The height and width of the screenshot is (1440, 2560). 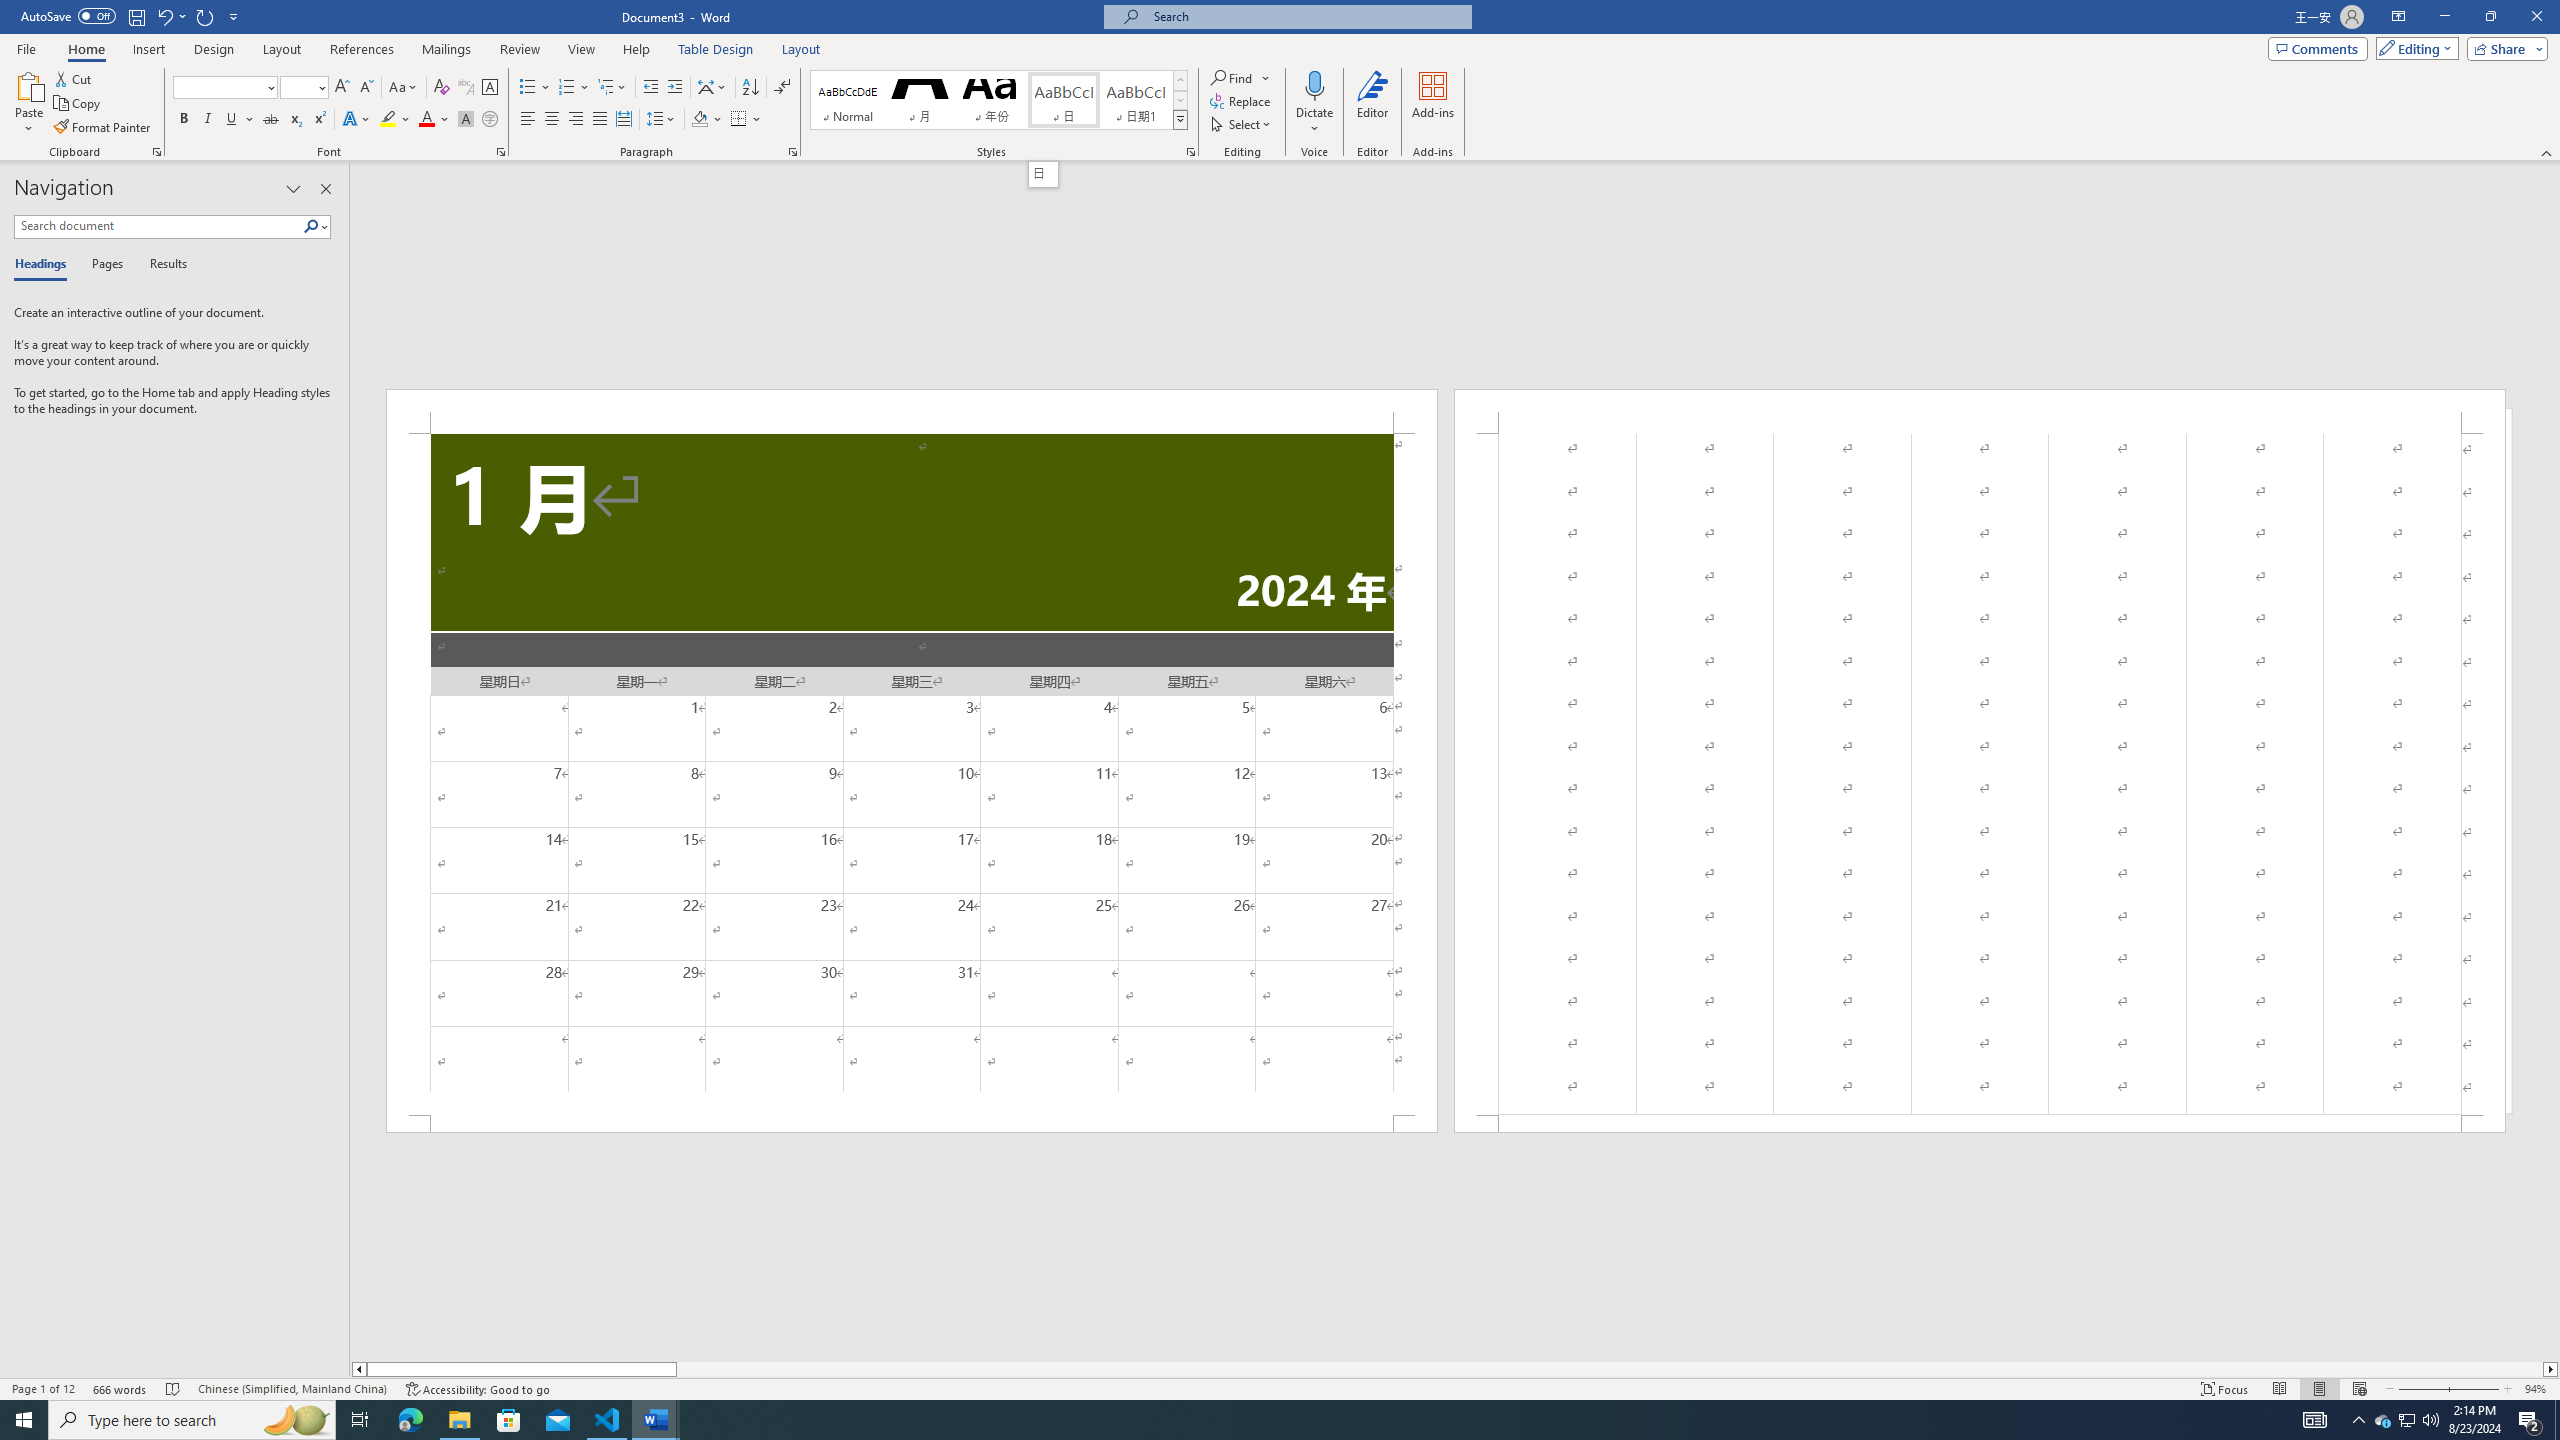 I want to click on 'Task Pane Options', so click(x=293, y=188).